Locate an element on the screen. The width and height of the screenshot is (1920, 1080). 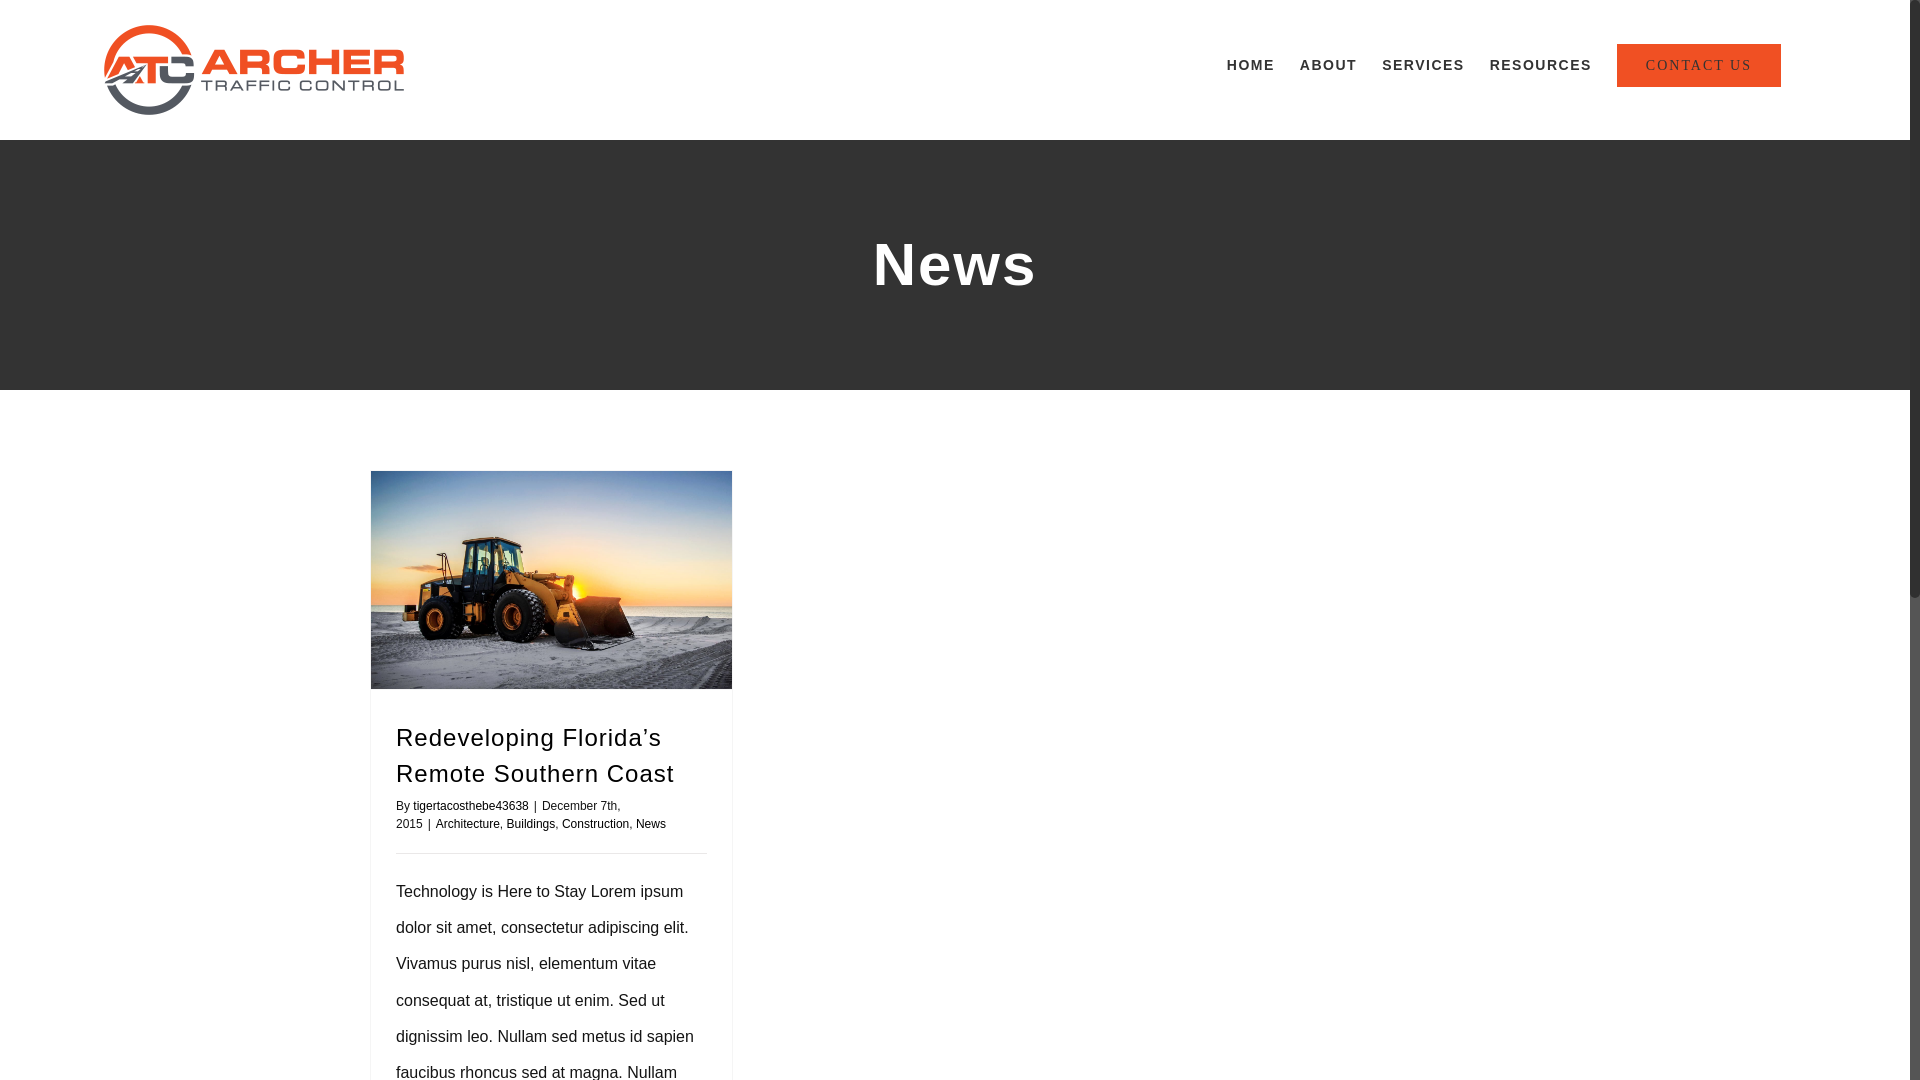
'SERVICES' is located at coordinates (1422, 64).